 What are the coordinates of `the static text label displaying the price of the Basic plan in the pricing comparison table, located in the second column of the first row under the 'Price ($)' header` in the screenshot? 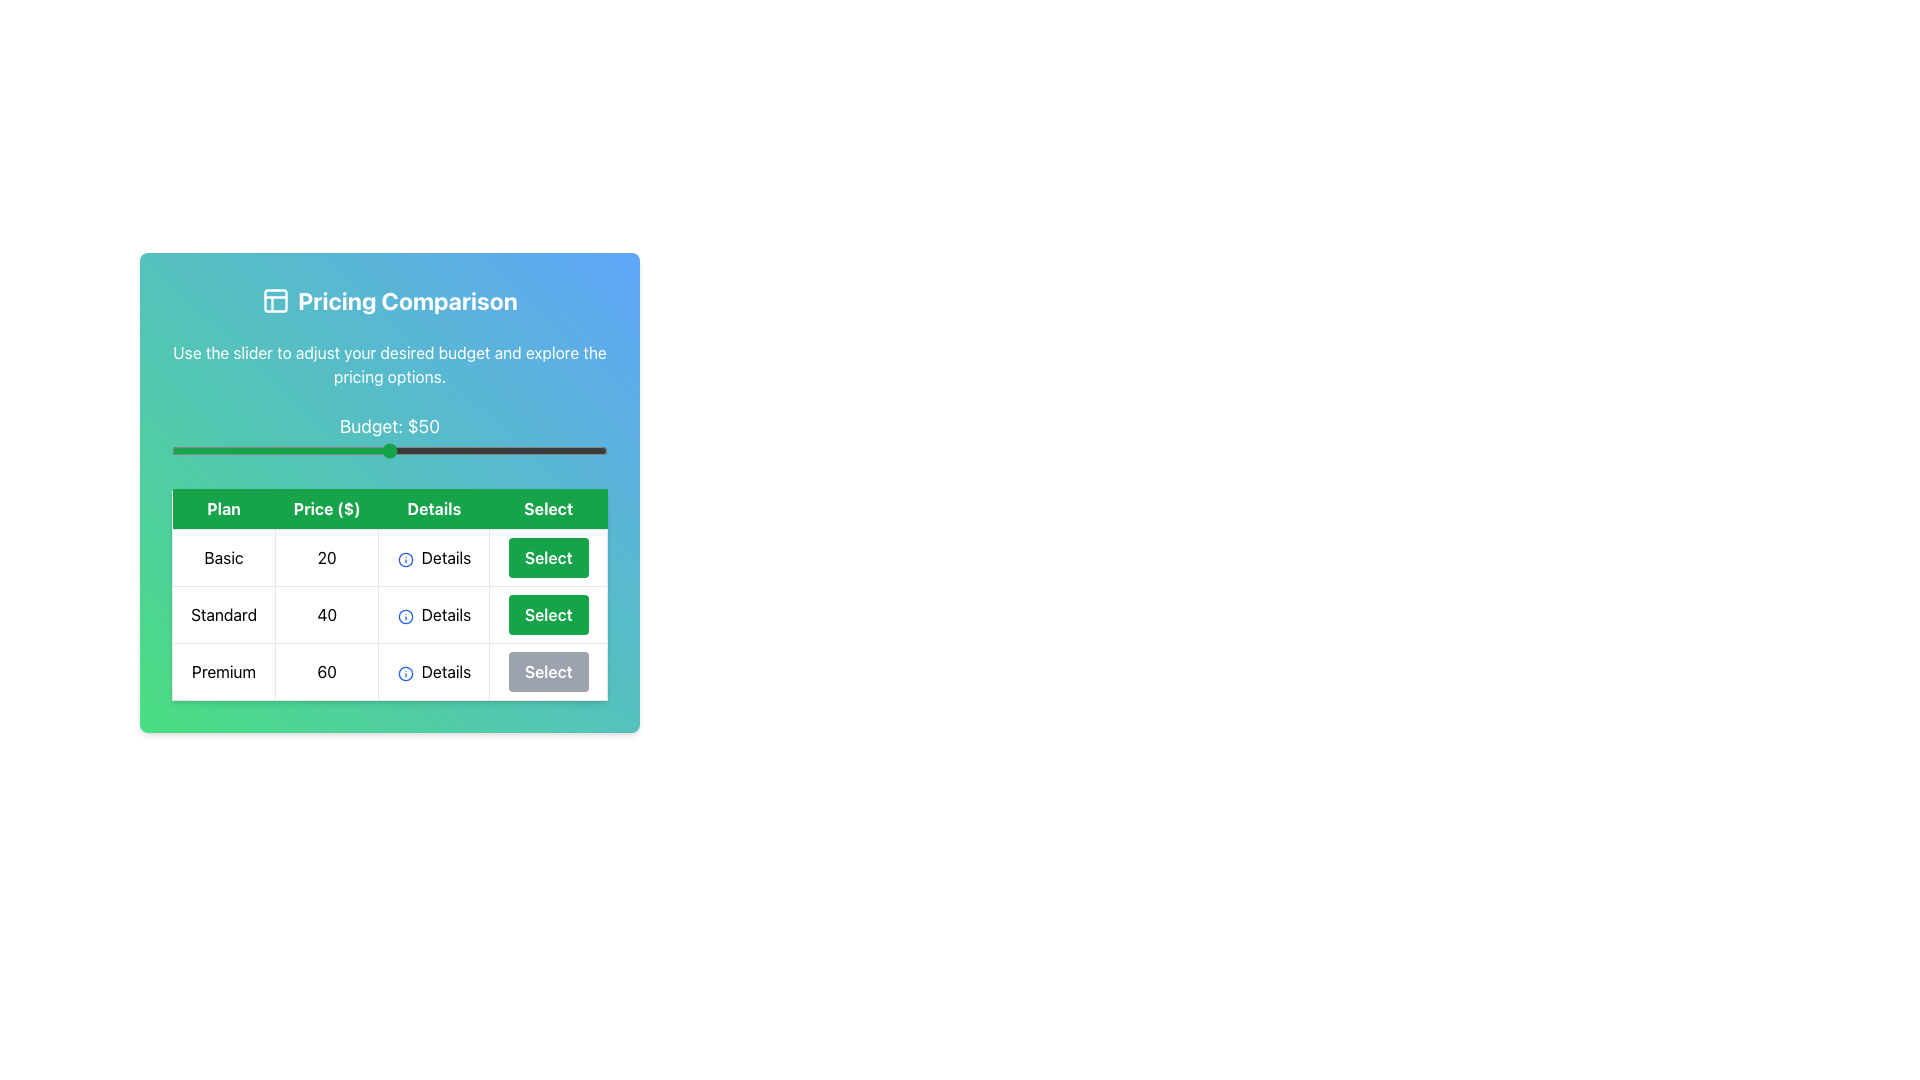 It's located at (327, 558).